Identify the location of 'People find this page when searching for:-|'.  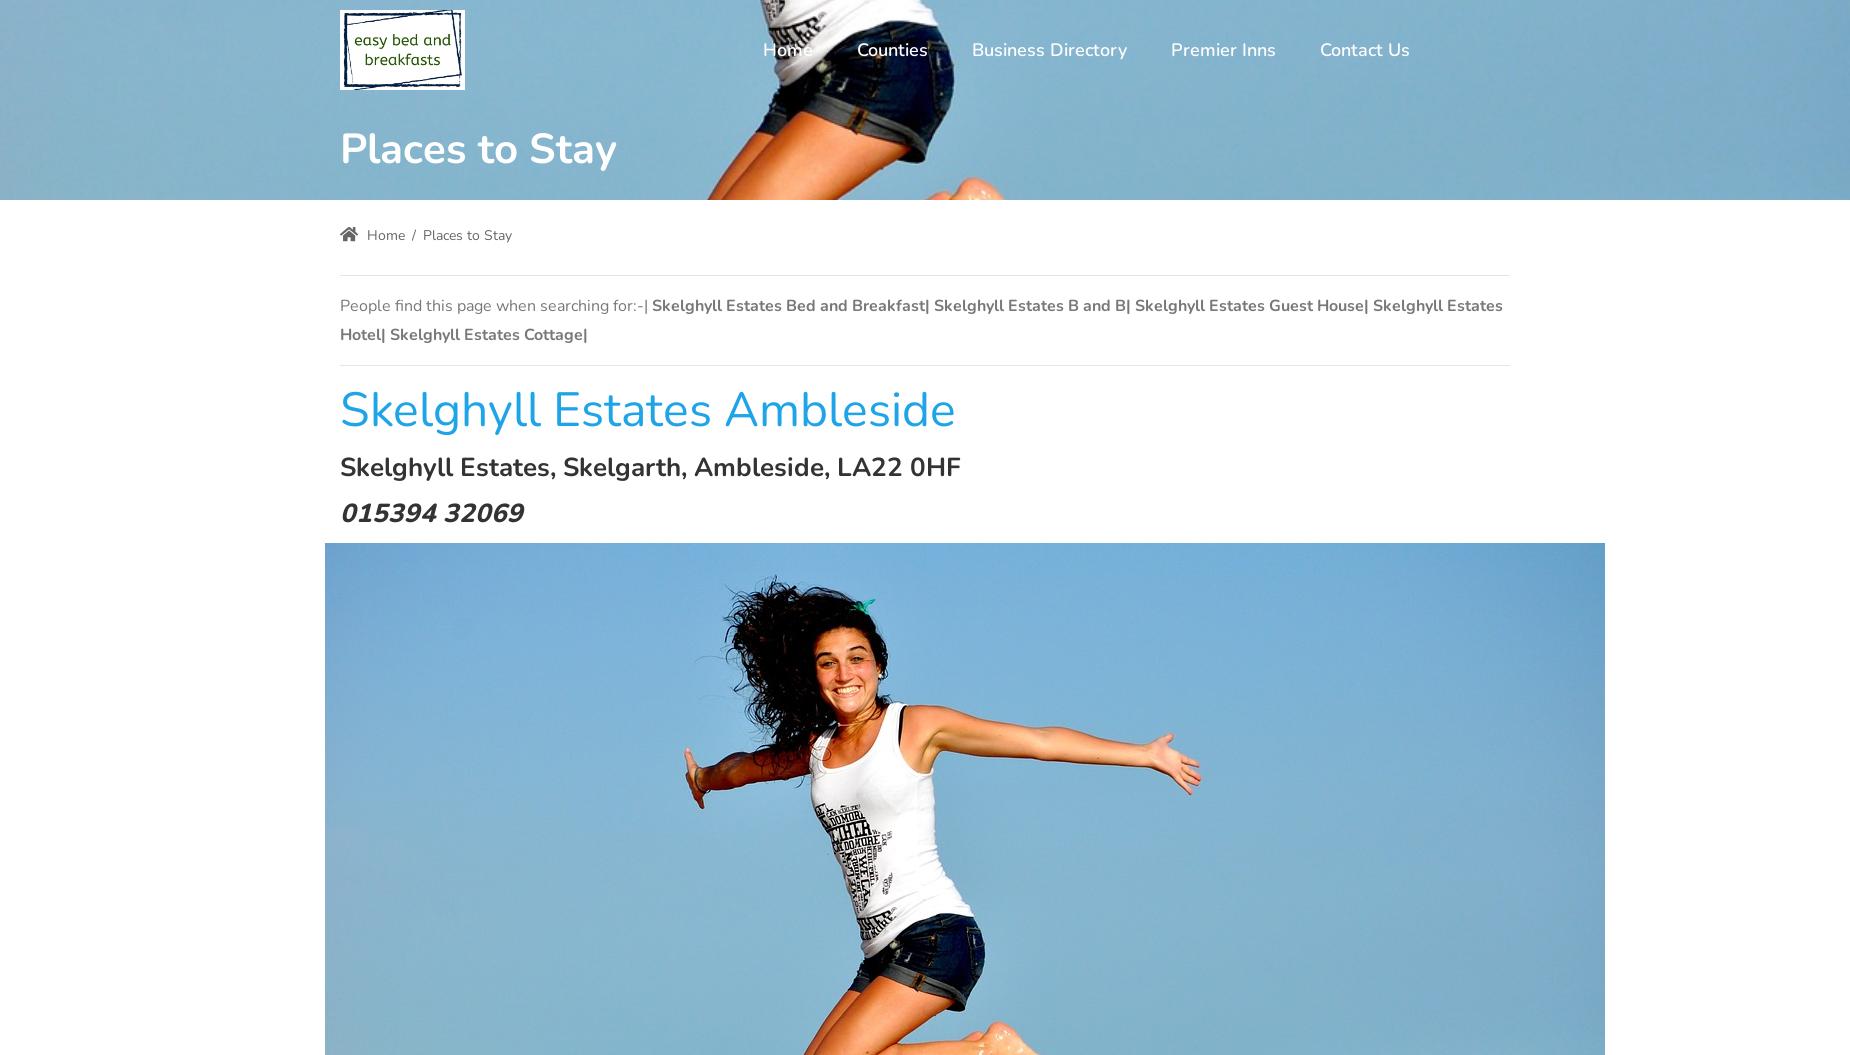
(495, 304).